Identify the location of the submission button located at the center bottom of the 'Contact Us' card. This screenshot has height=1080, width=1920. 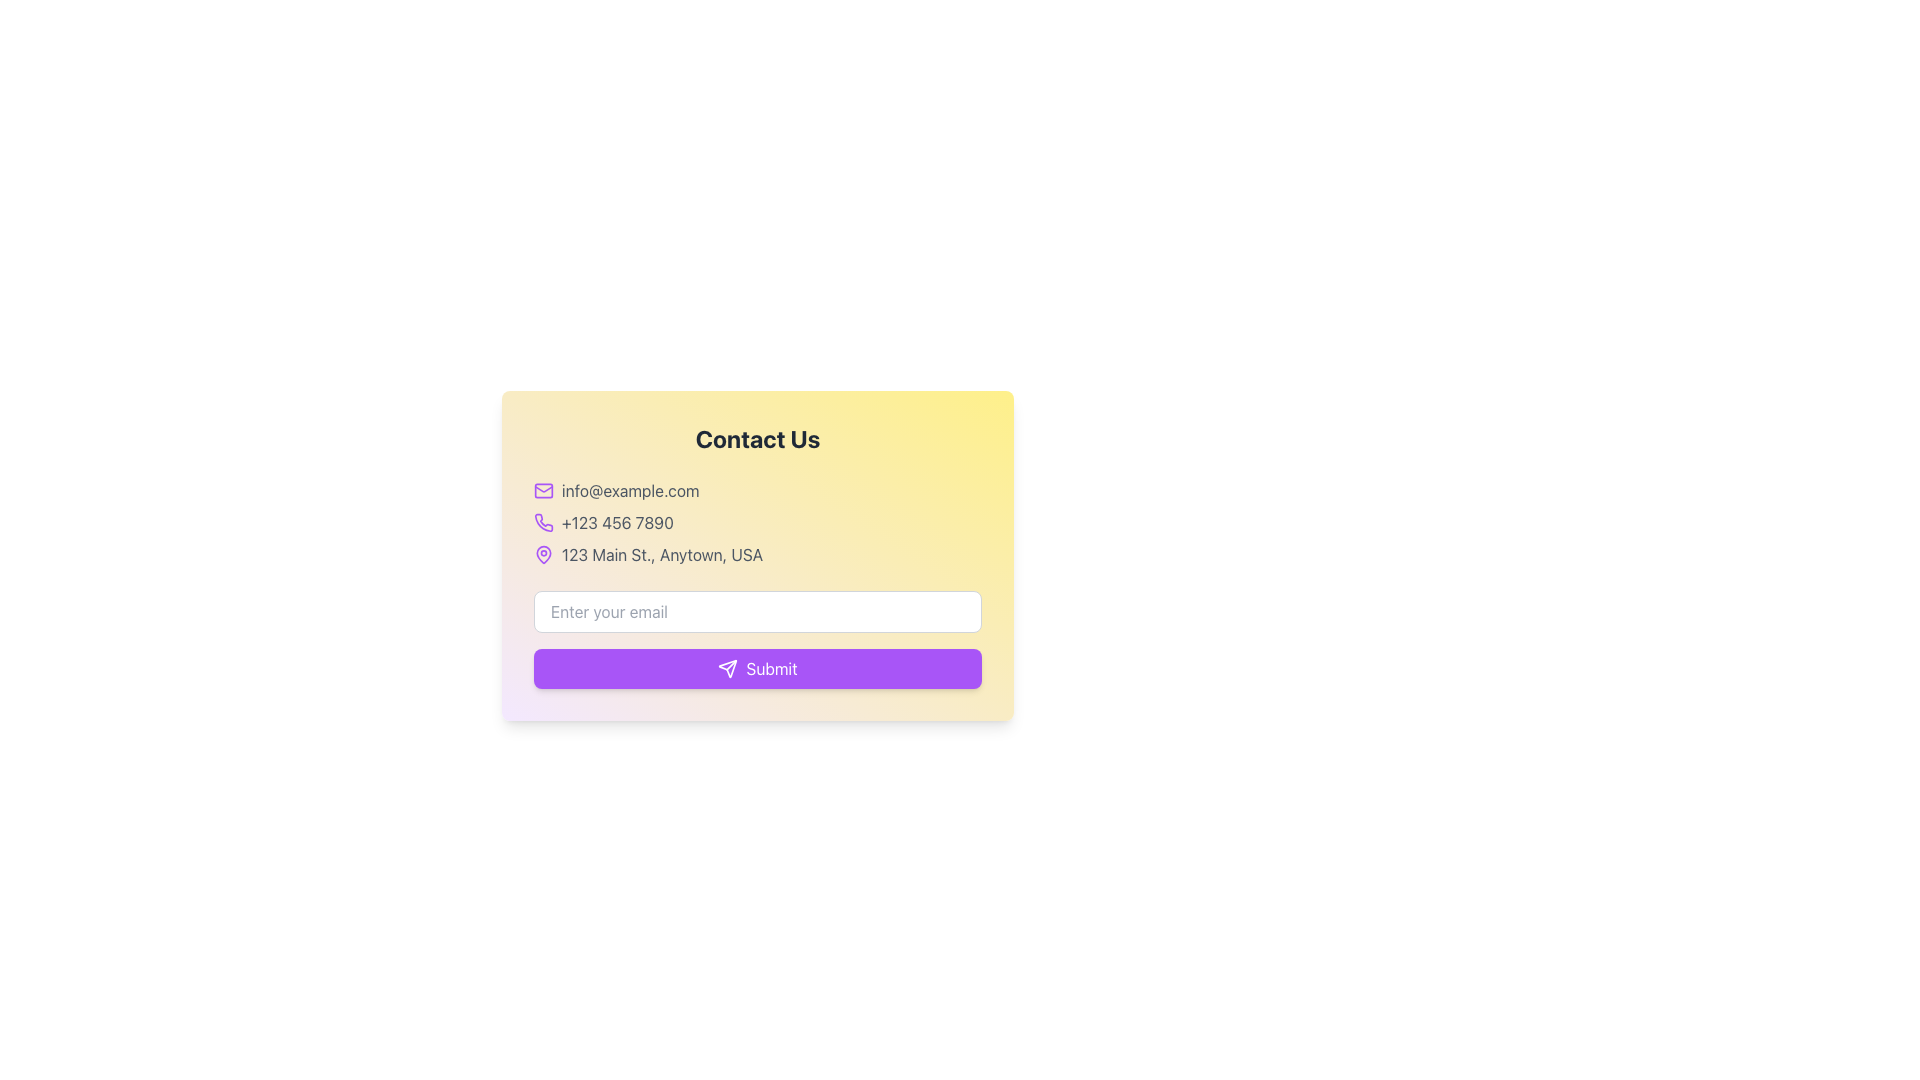
(757, 640).